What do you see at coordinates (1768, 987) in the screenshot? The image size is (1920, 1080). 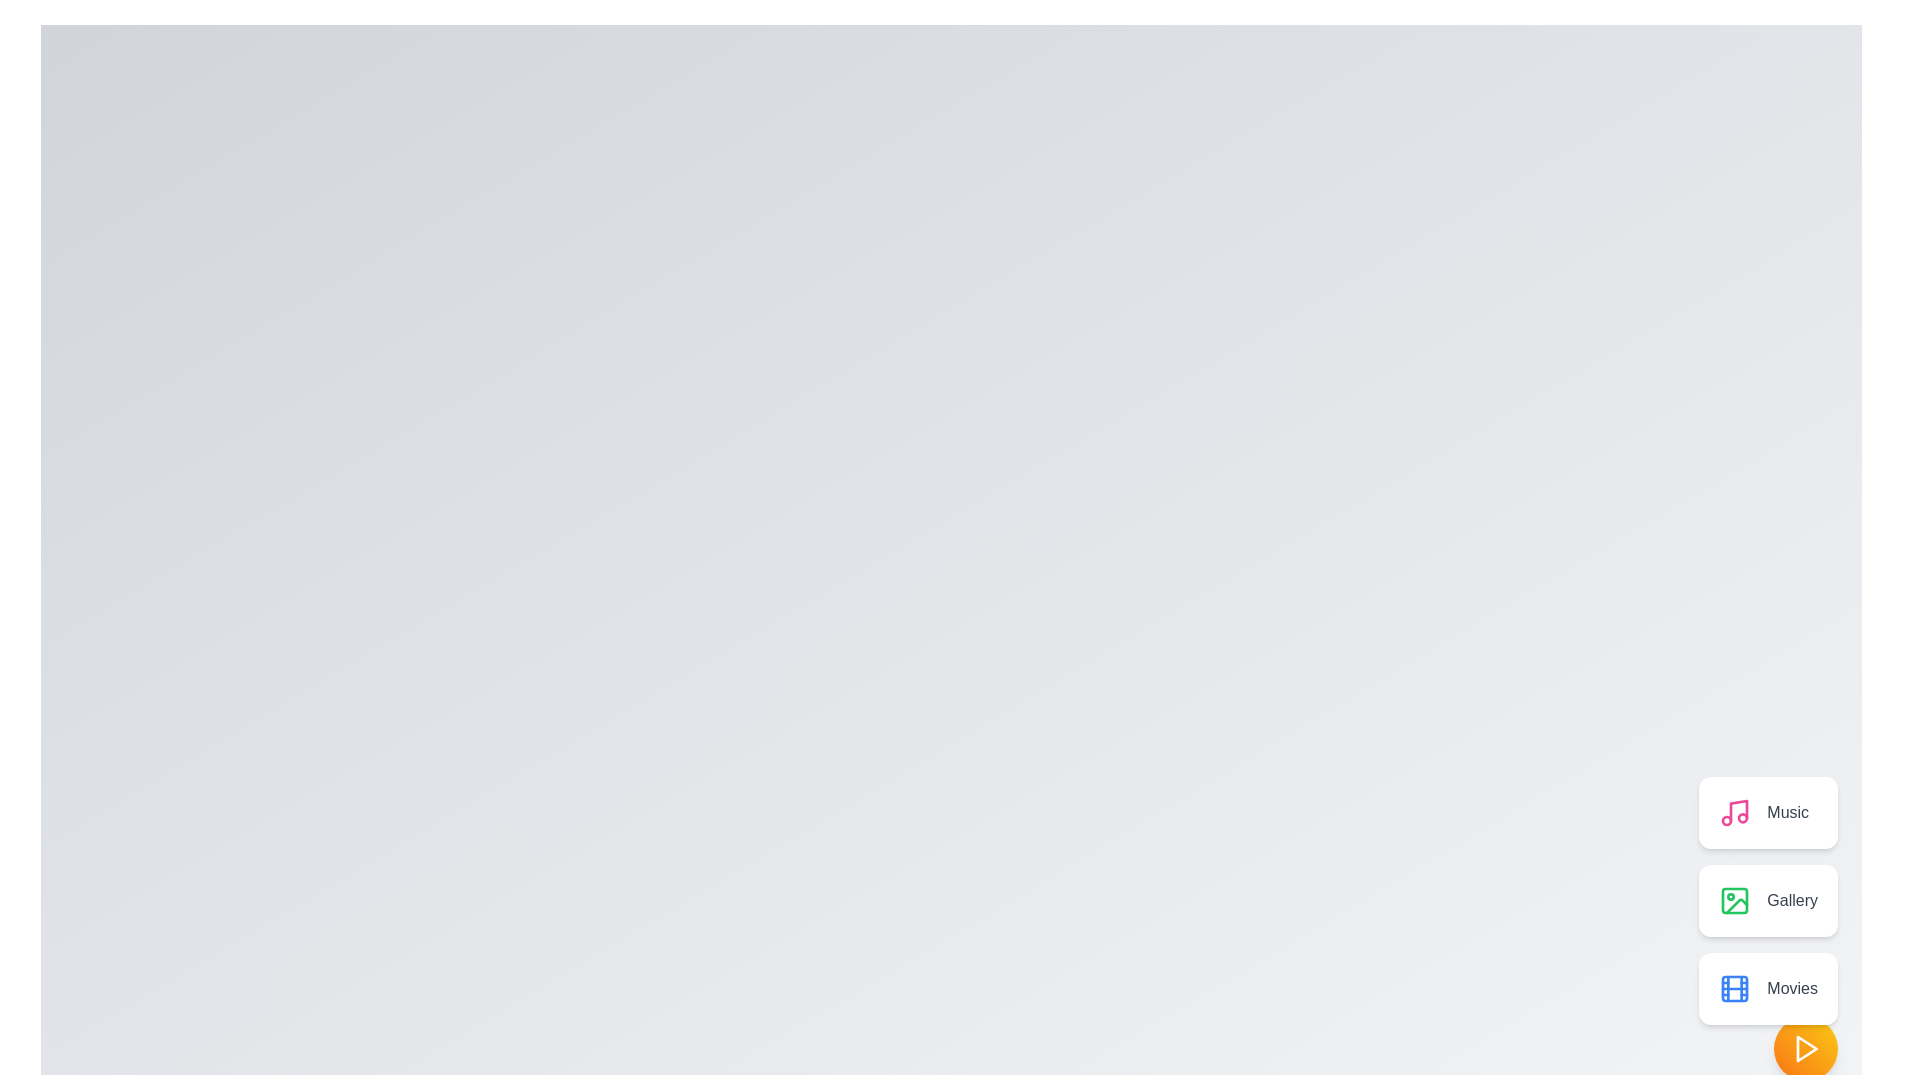 I see `the 'Movies' button to select it` at bounding box center [1768, 987].